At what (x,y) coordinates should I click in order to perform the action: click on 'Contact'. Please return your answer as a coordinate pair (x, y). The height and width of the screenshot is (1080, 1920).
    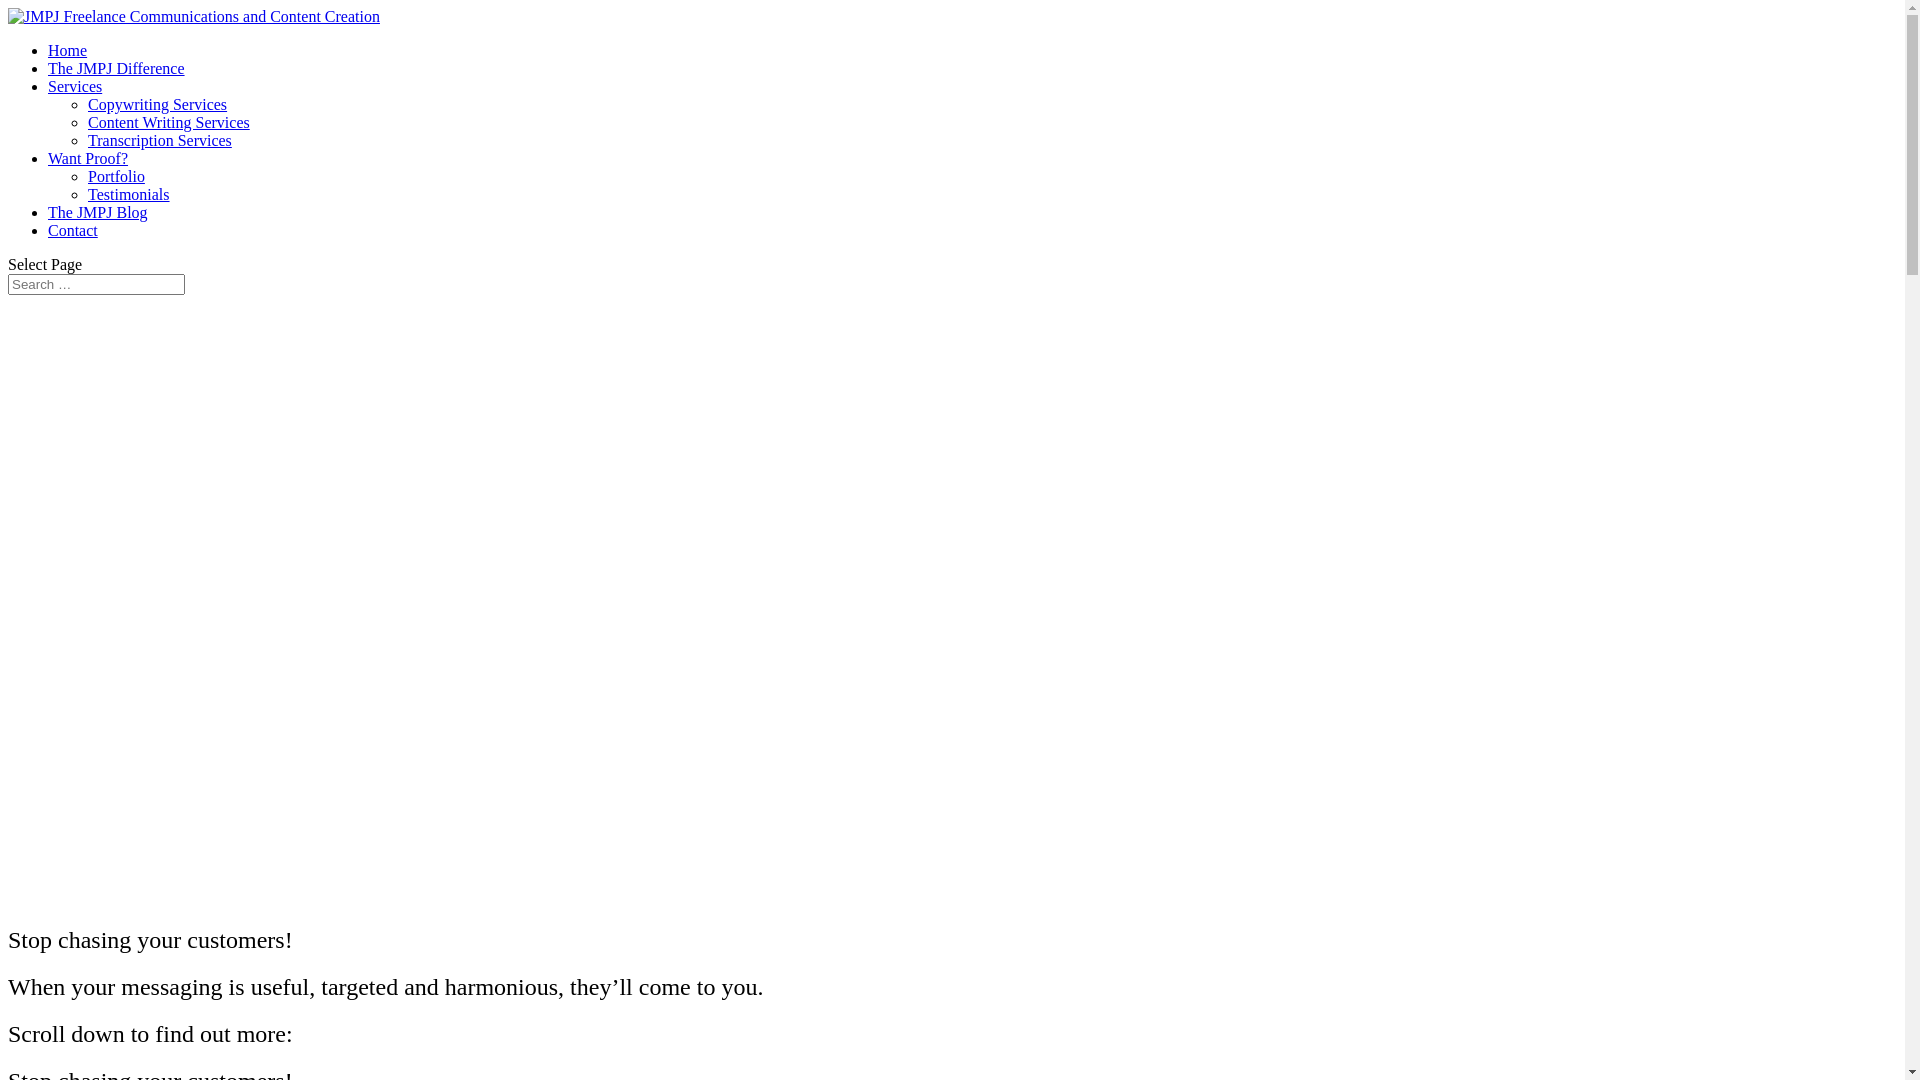
    Looking at the image, I should click on (72, 229).